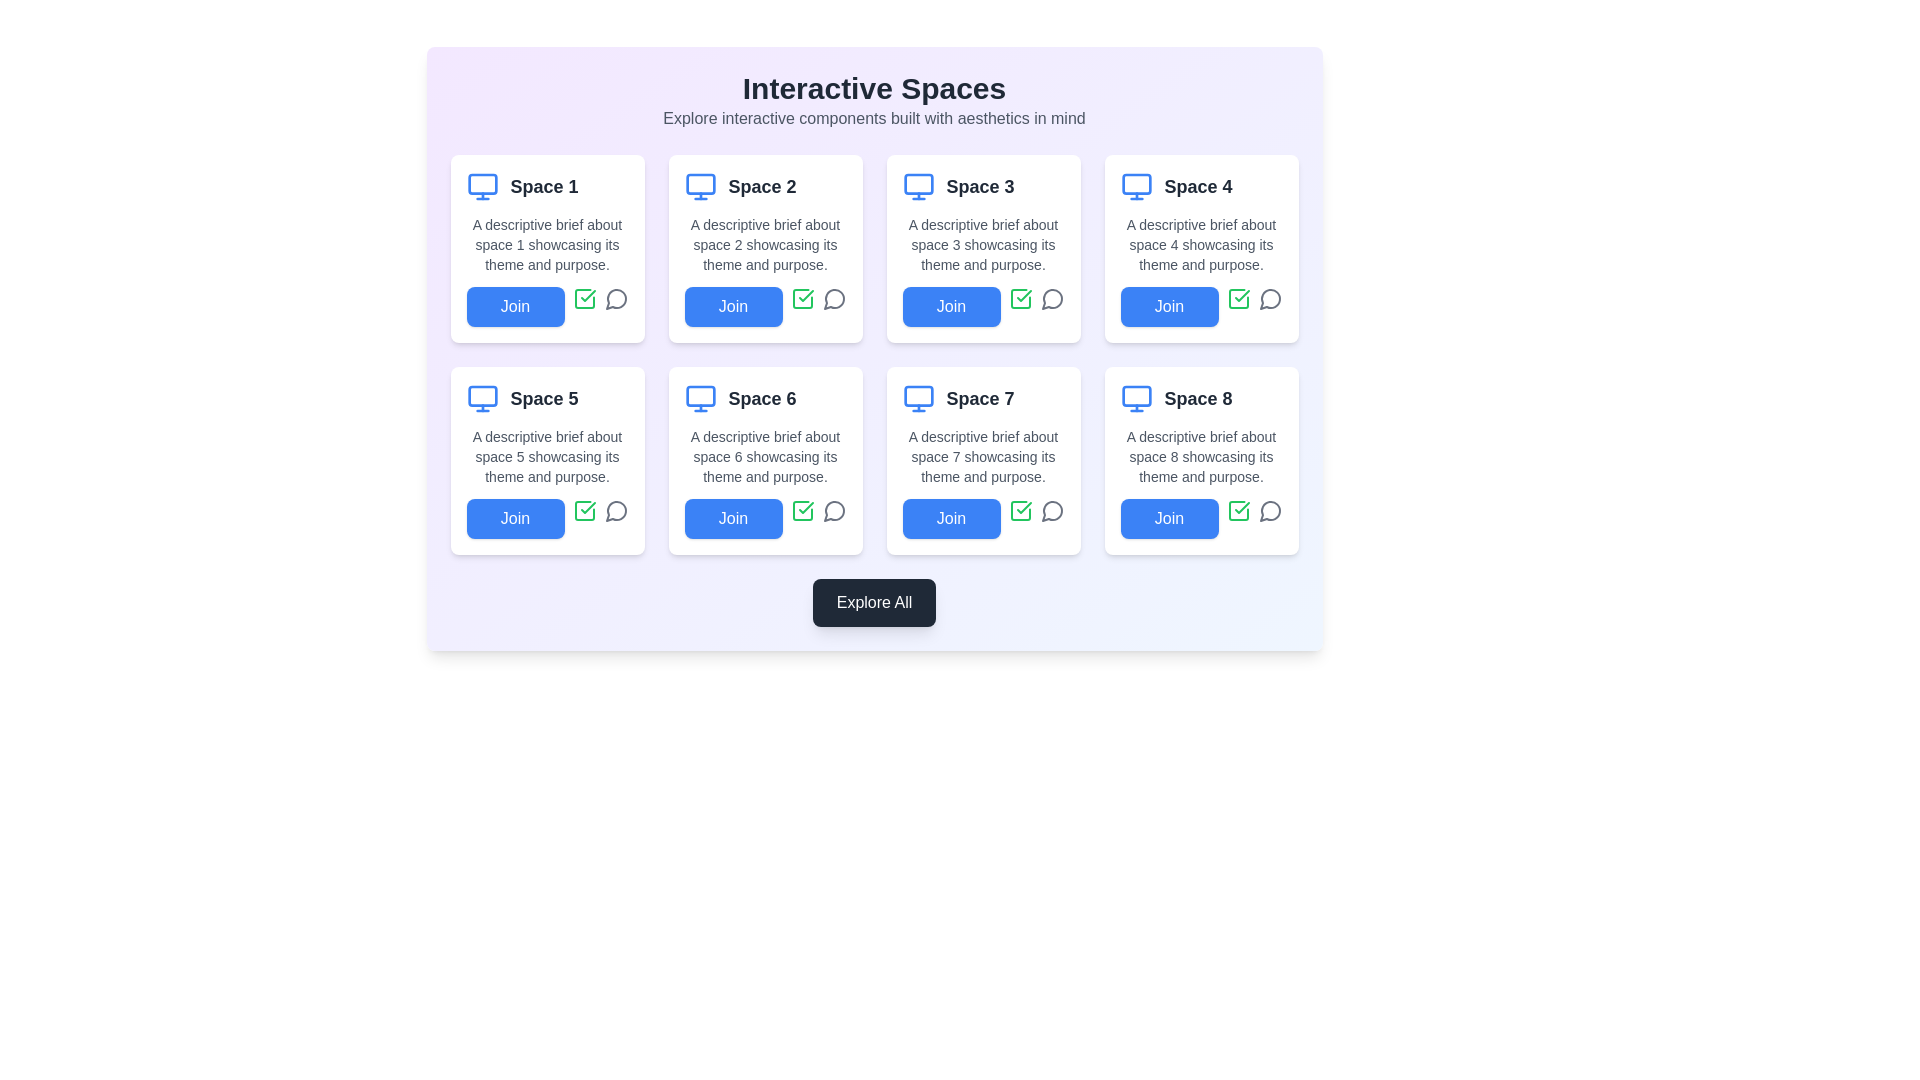  Describe the element at coordinates (1169, 518) in the screenshot. I see `the button located below the title 'Space 8' in the eighth card to observe style changes` at that location.